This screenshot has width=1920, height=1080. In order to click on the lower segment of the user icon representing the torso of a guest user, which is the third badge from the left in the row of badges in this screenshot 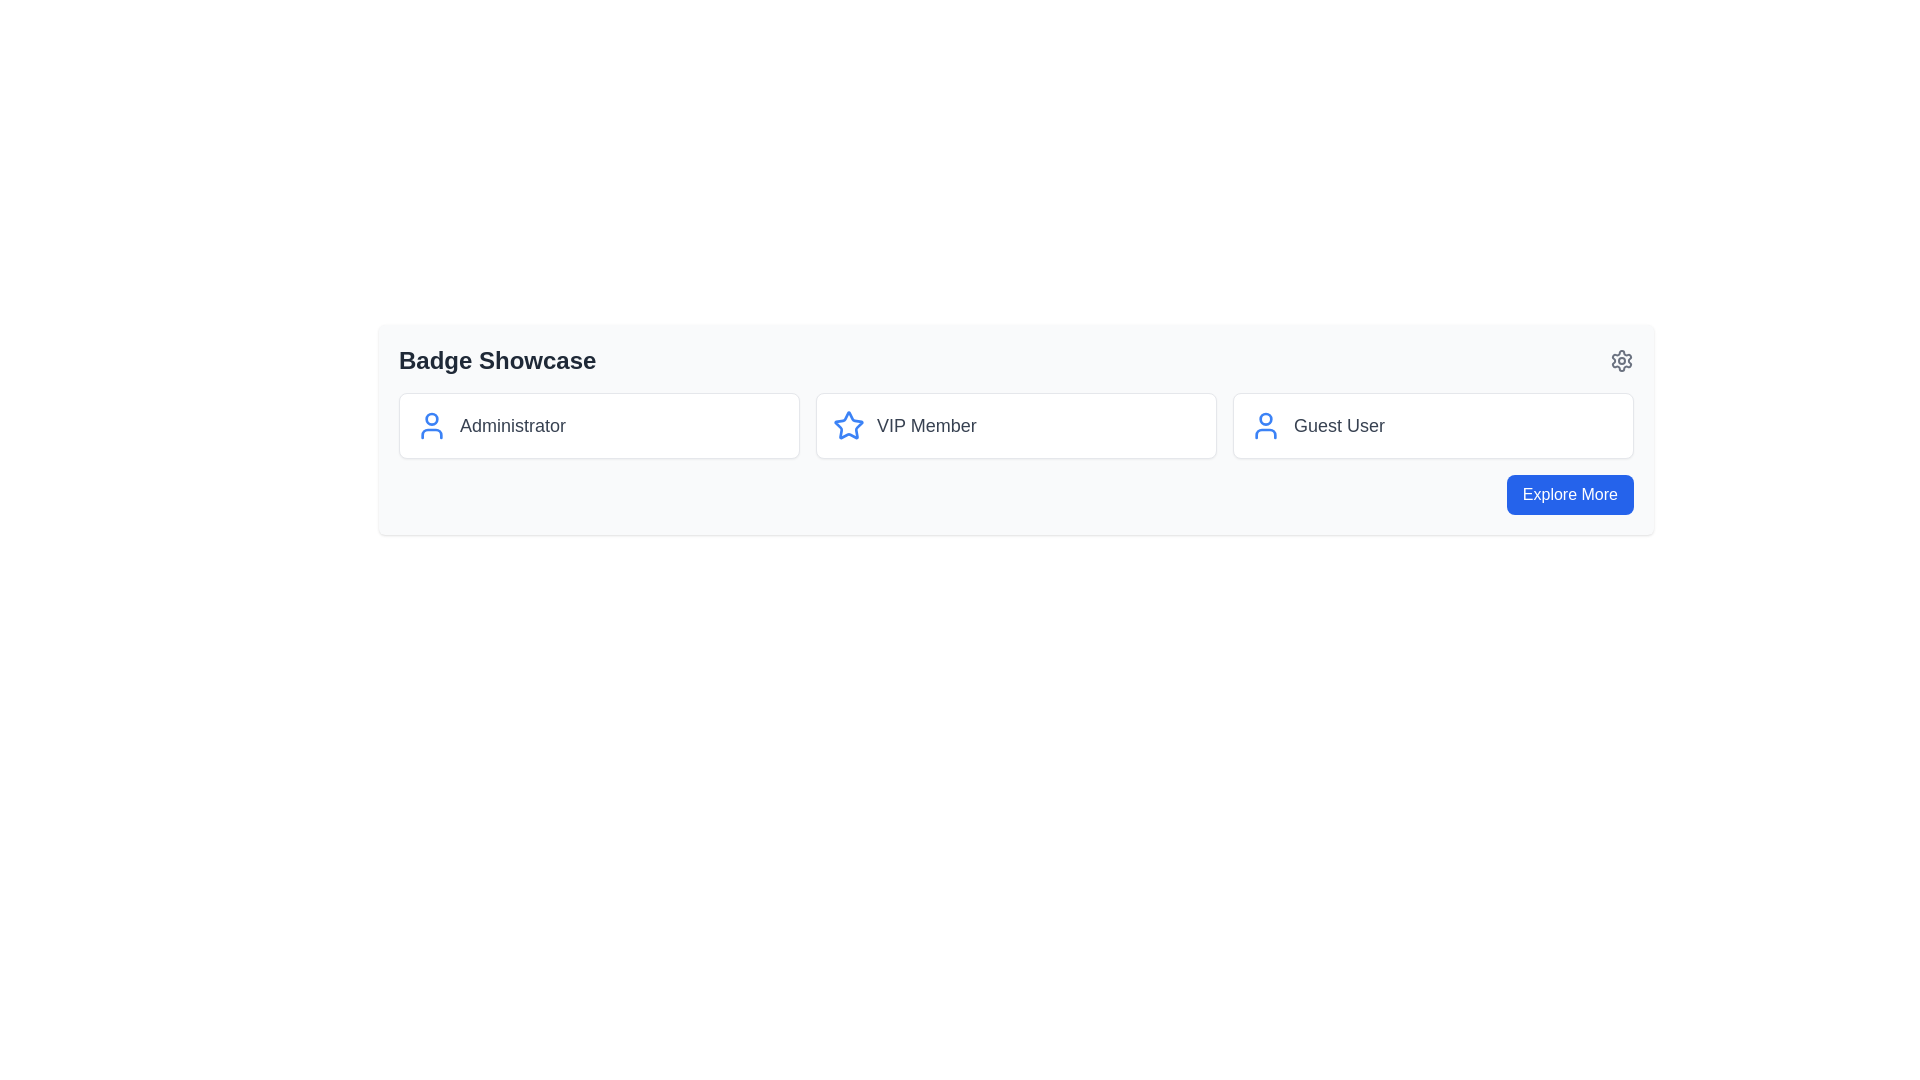, I will do `click(1265, 433)`.